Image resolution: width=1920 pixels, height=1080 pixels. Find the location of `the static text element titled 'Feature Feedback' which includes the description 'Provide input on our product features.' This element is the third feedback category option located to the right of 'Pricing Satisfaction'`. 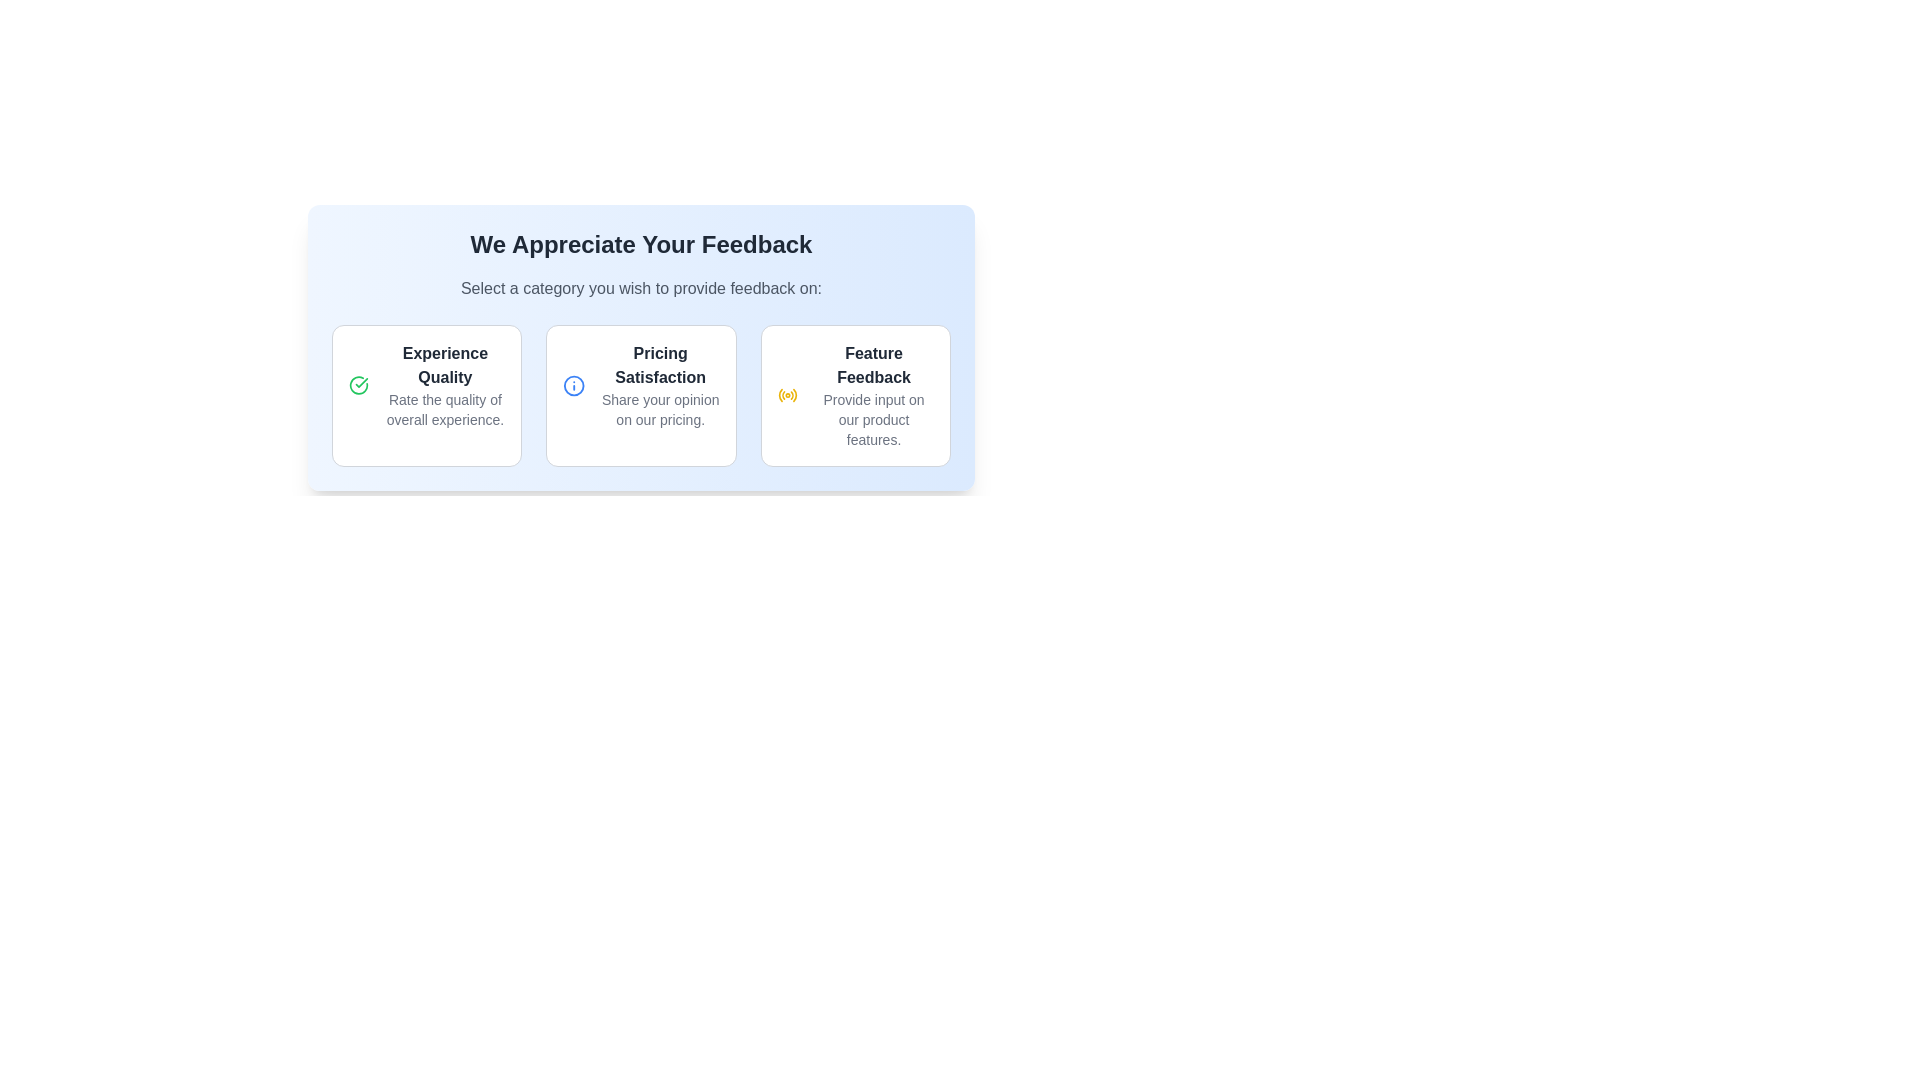

the static text element titled 'Feature Feedback' which includes the description 'Provide input on our product features.' This element is the third feedback category option located to the right of 'Pricing Satisfaction' is located at coordinates (873, 396).